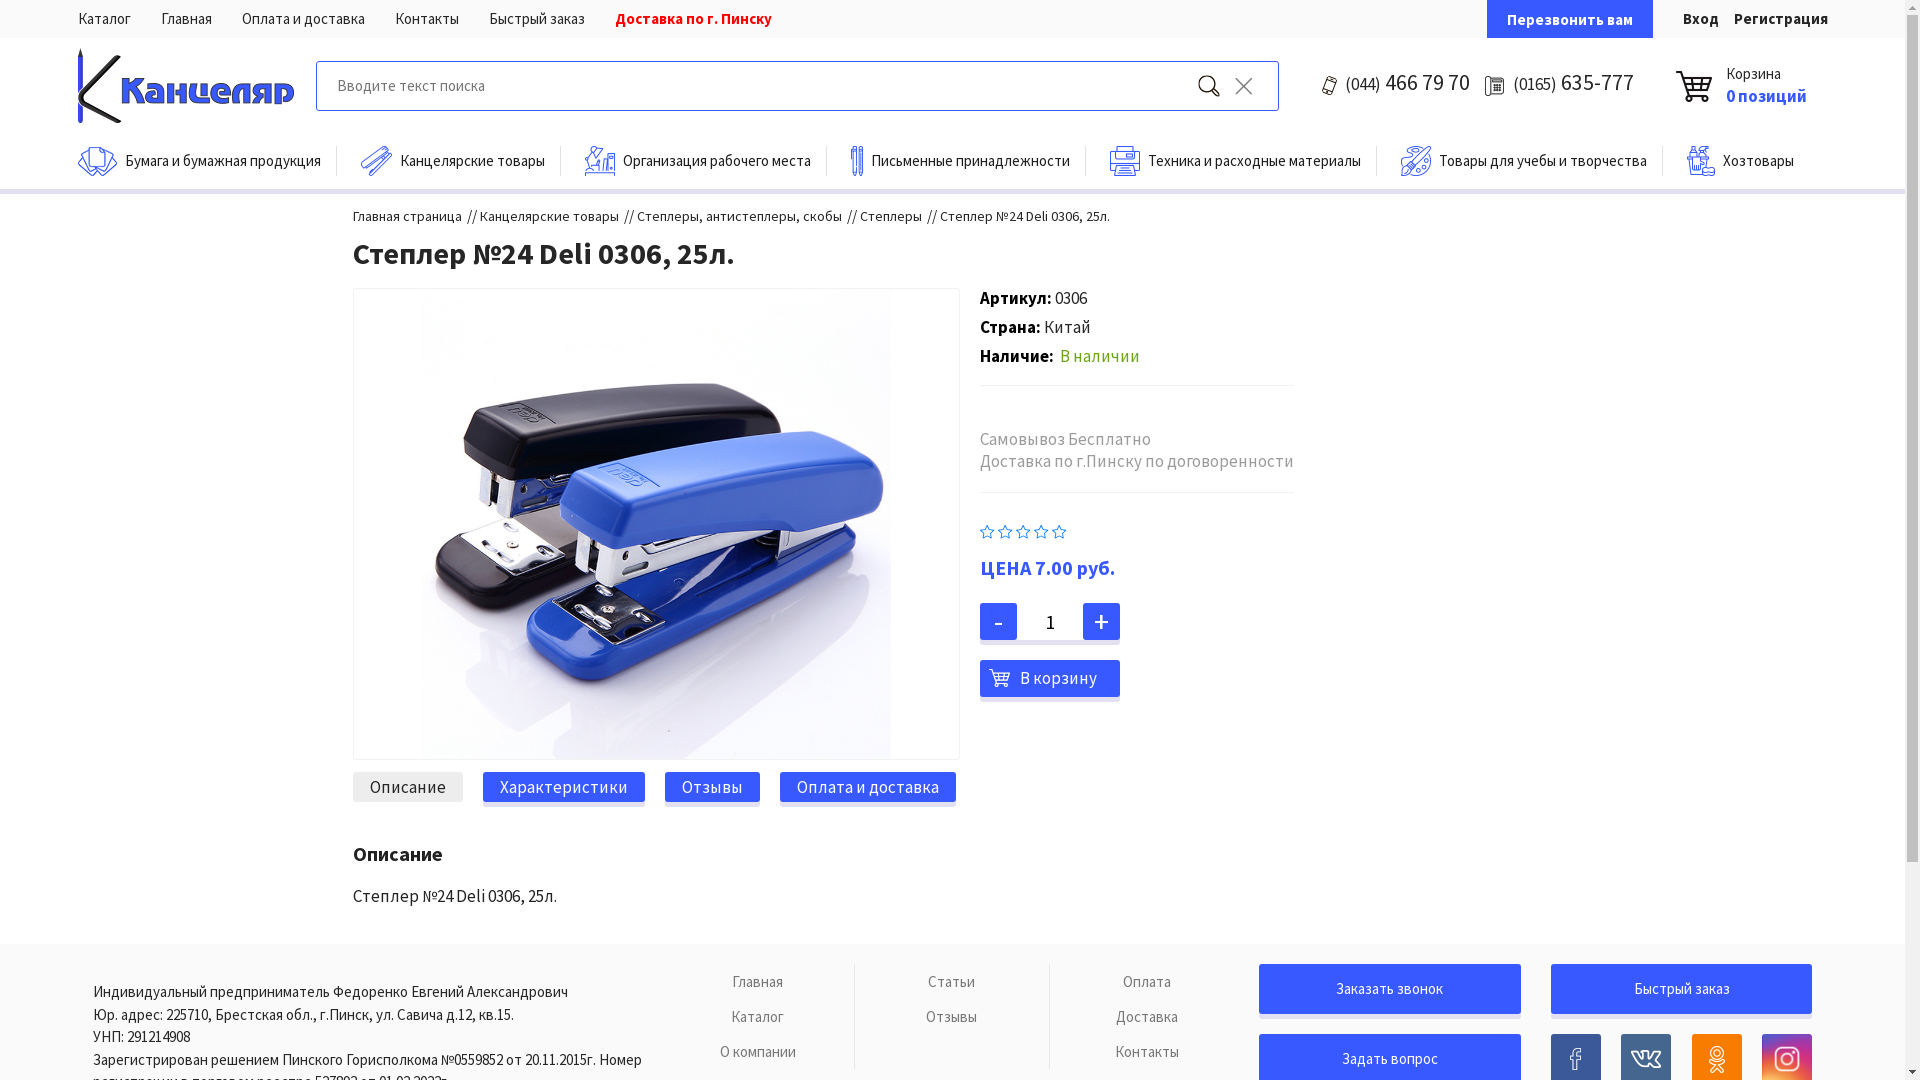  What do you see at coordinates (1058, 528) in the screenshot?
I see `'5'` at bounding box center [1058, 528].